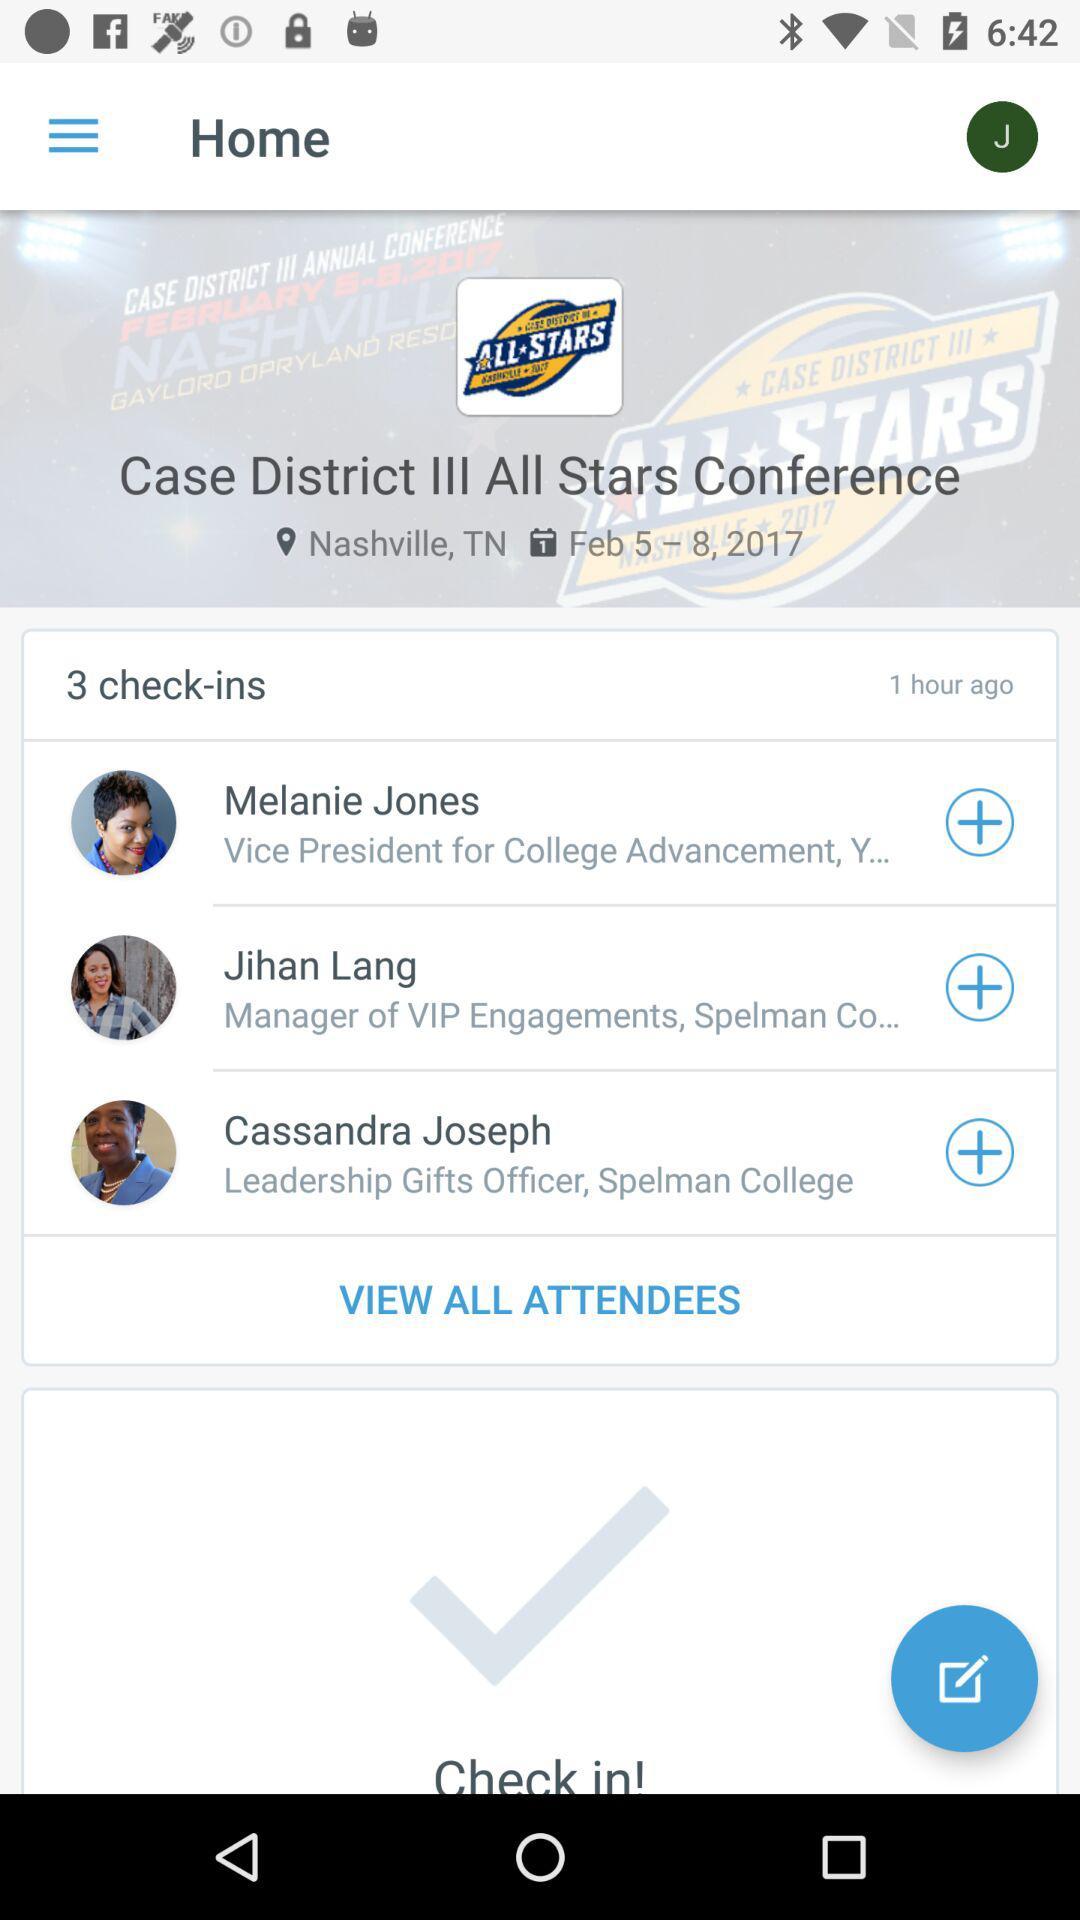  I want to click on the view all attendees item, so click(540, 1298).